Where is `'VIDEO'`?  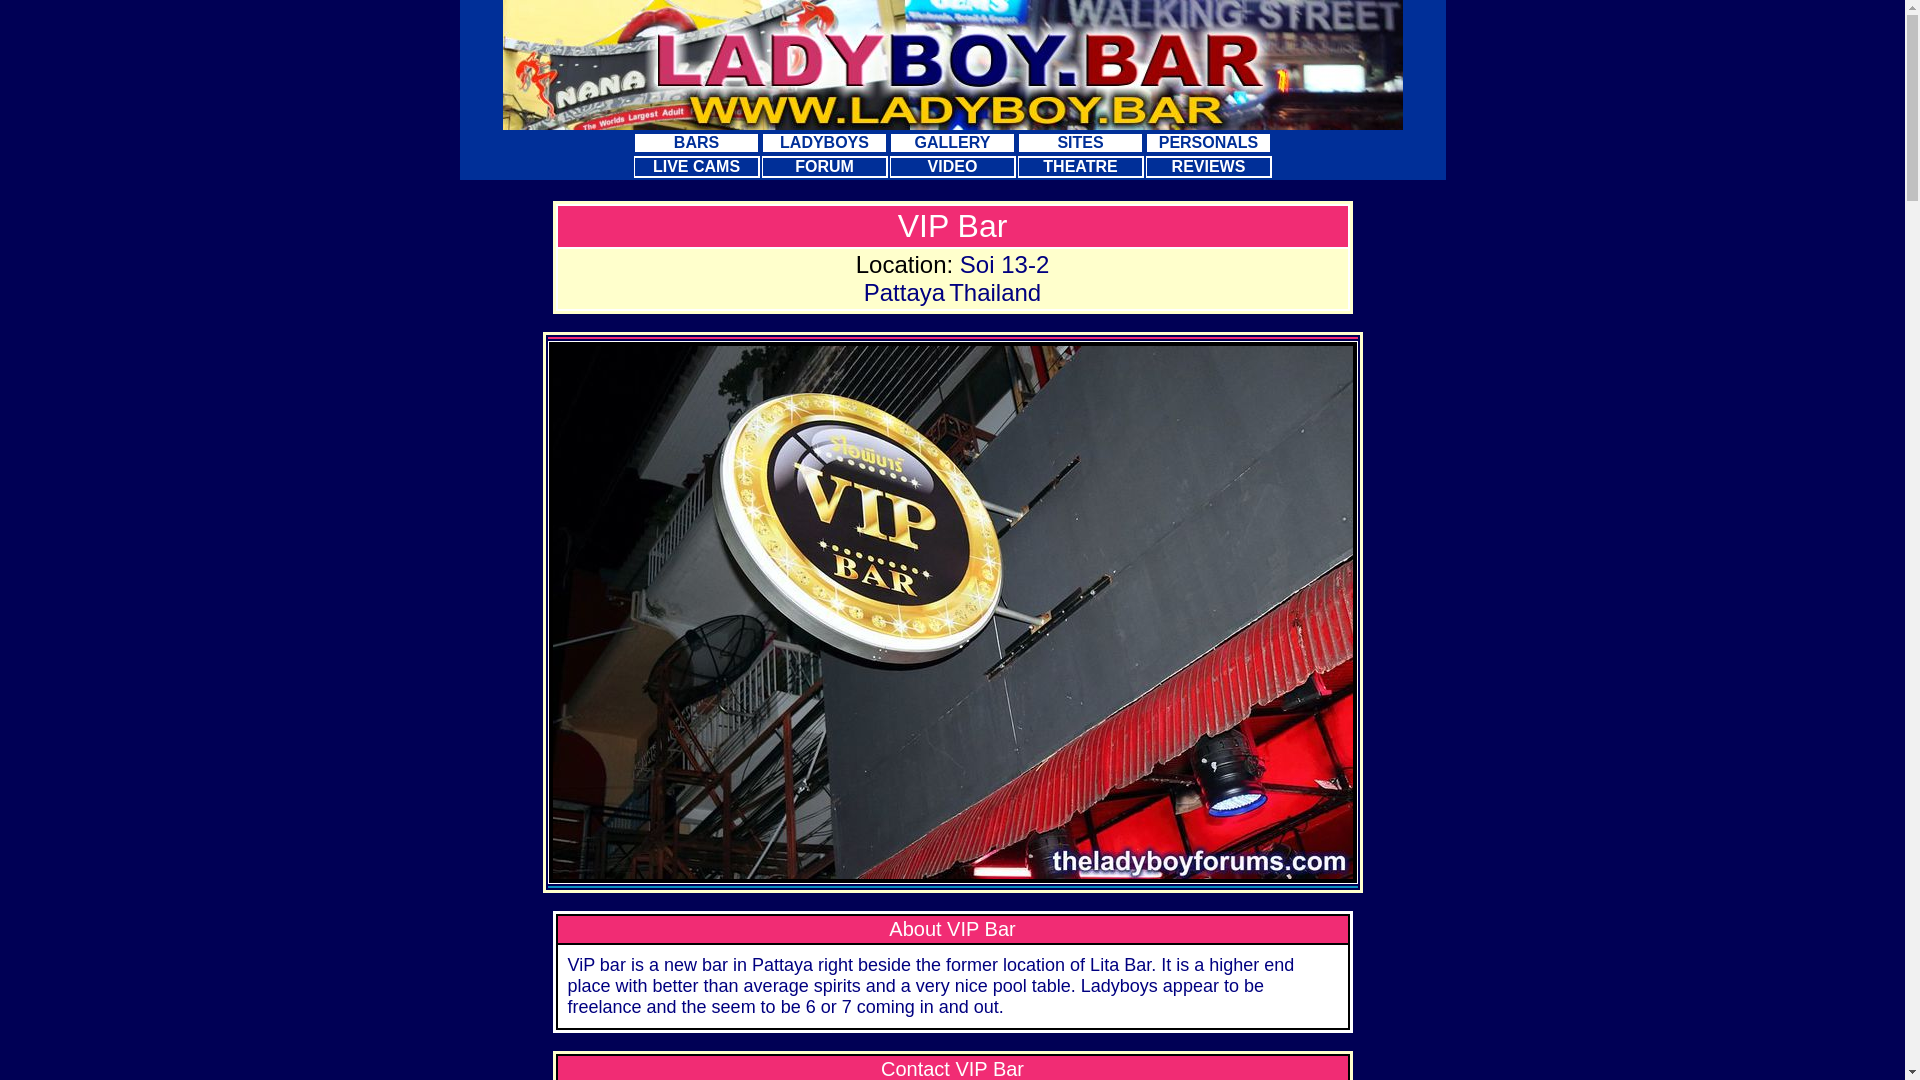 'VIDEO' is located at coordinates (950, 165).